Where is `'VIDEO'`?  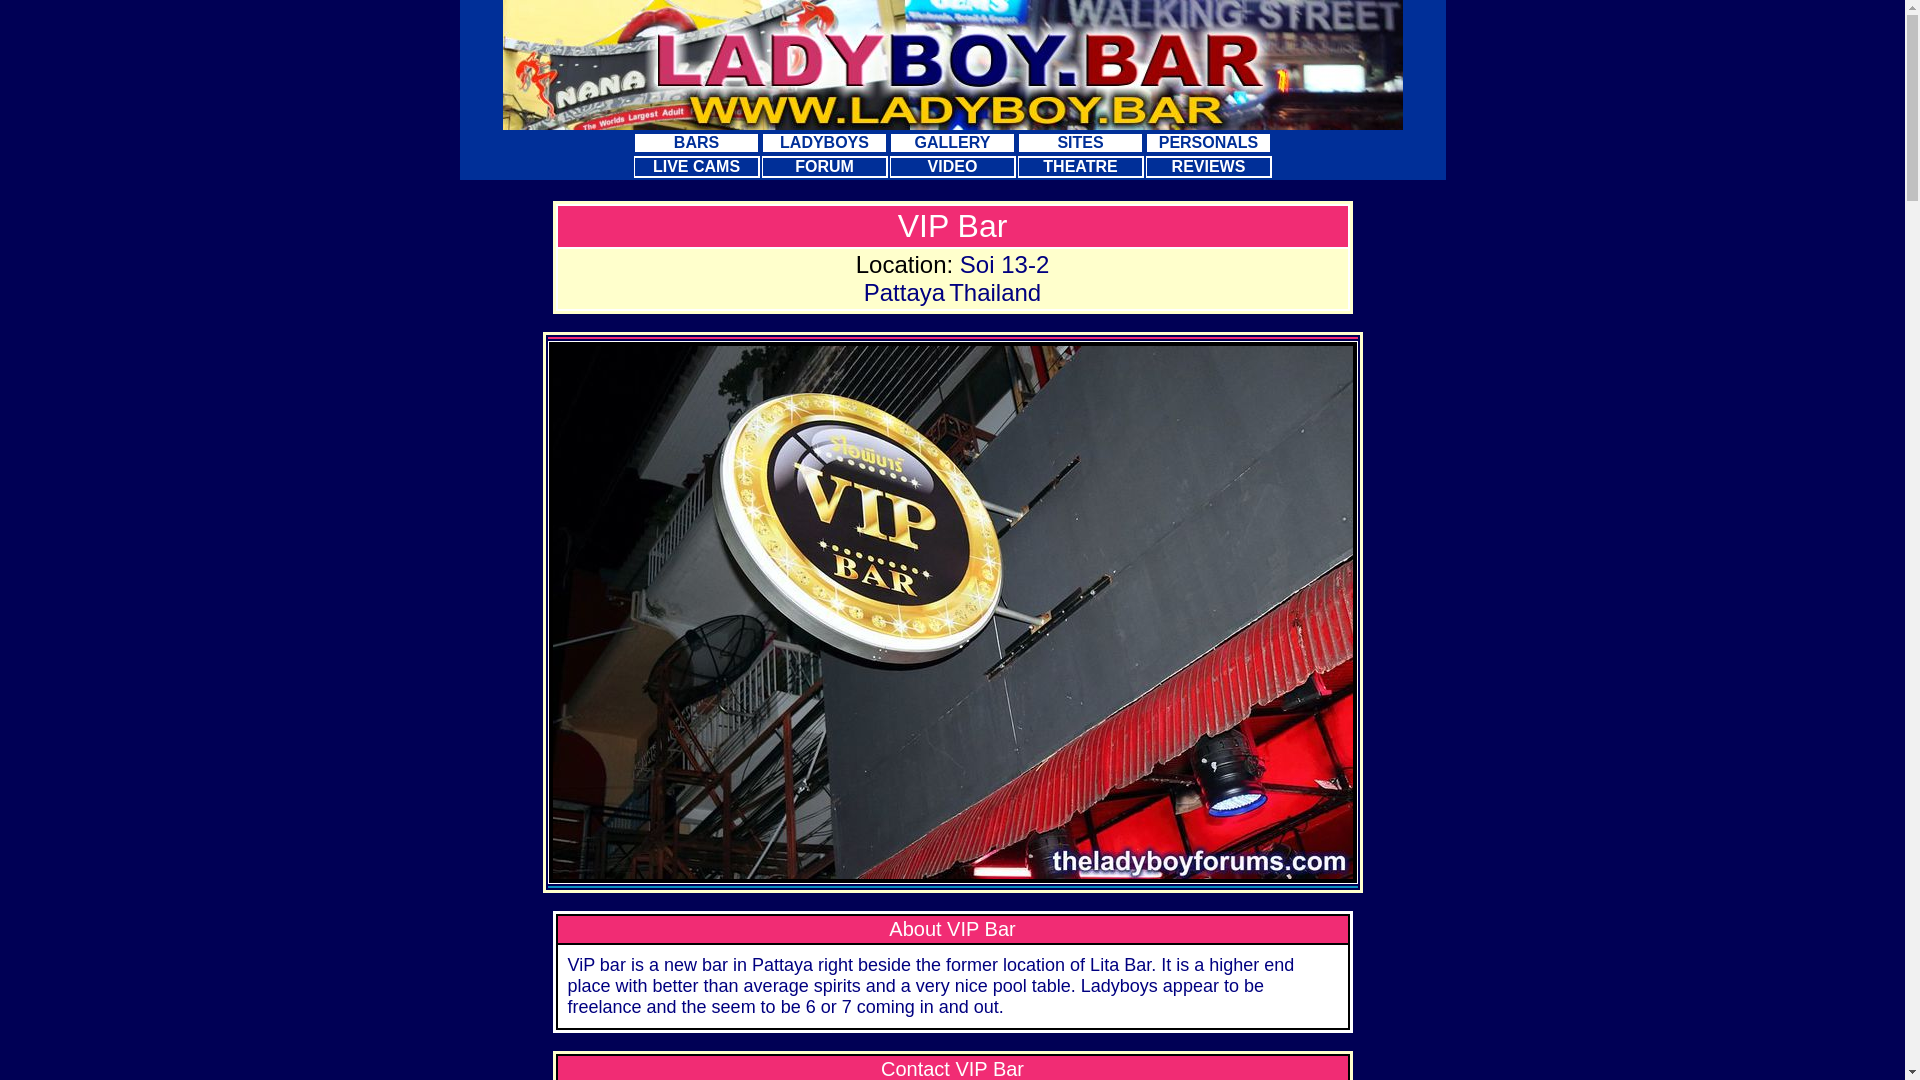 'VIDEO' is located at coordinates (950, 165).